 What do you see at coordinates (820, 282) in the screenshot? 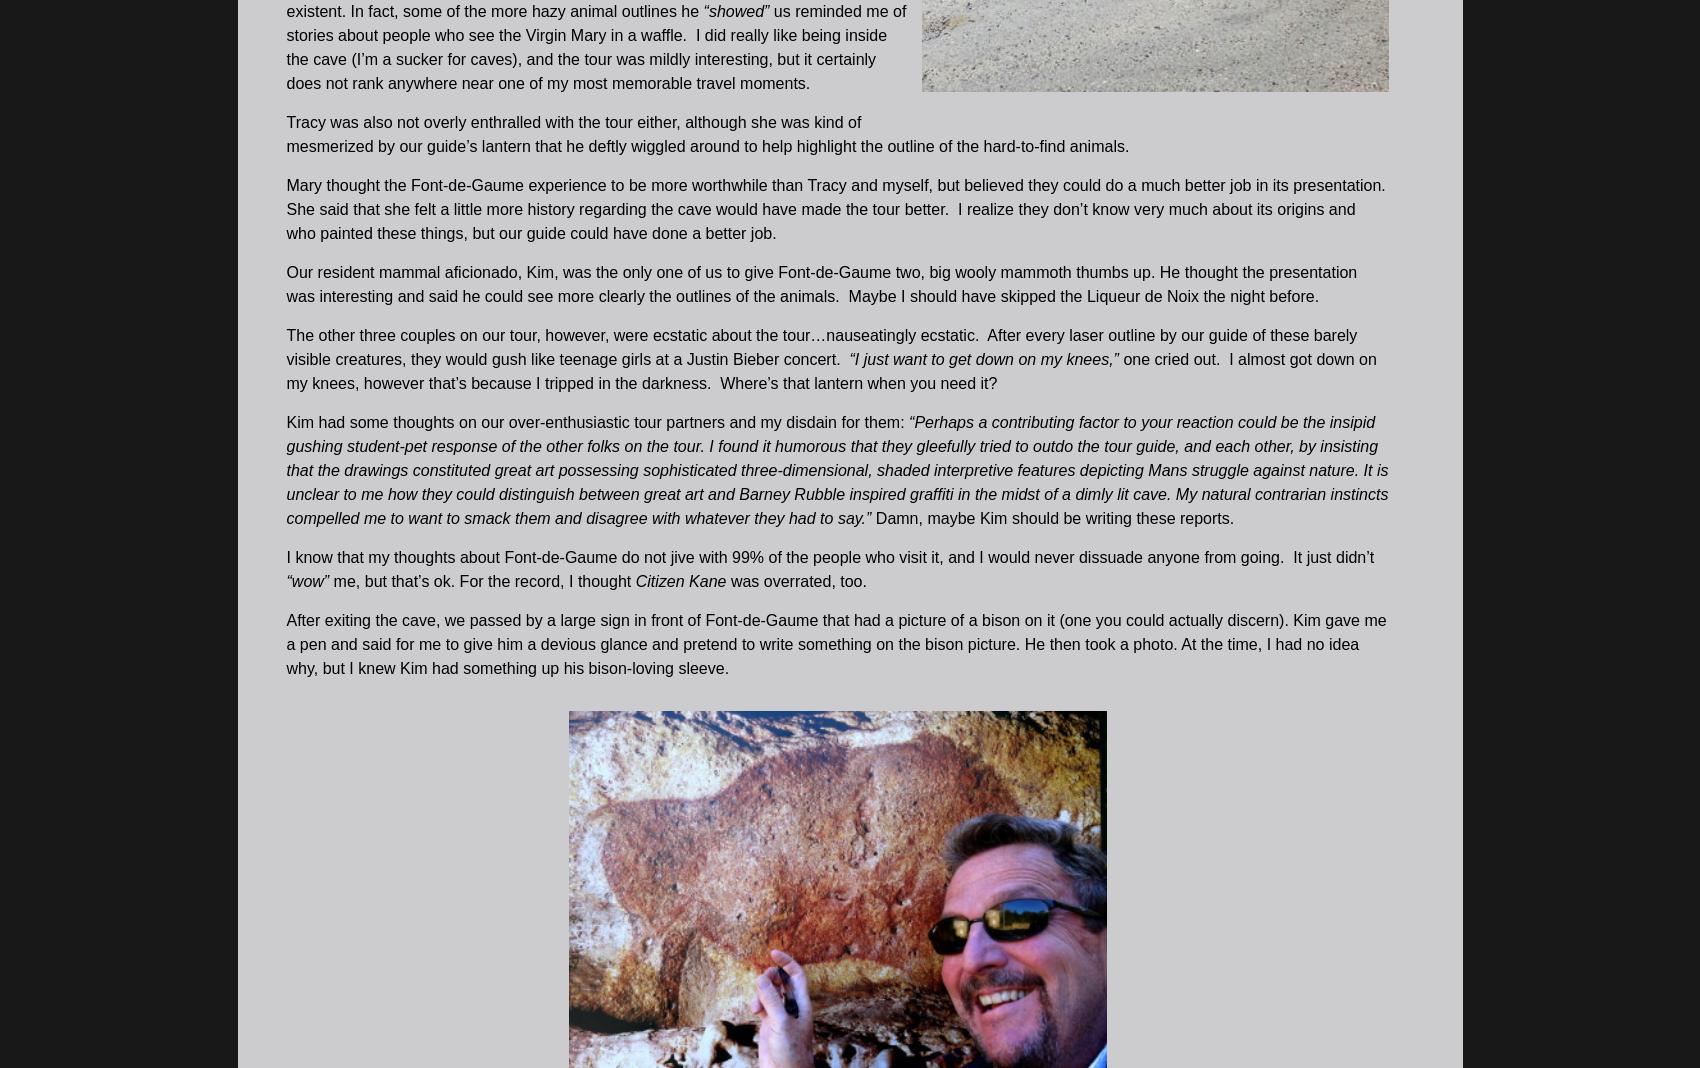
I see `'Our resident mammal aficionado, Kim, was the only one of us to give Font-de-Gaume two, big wooly mammoth thumbs up. He thought the presentation was interesting and said he could see more clearly the outlines of the animals.  Maybe I should have skipped the Liqueur de Noix the night before.'` at bounding box center [820, 282].